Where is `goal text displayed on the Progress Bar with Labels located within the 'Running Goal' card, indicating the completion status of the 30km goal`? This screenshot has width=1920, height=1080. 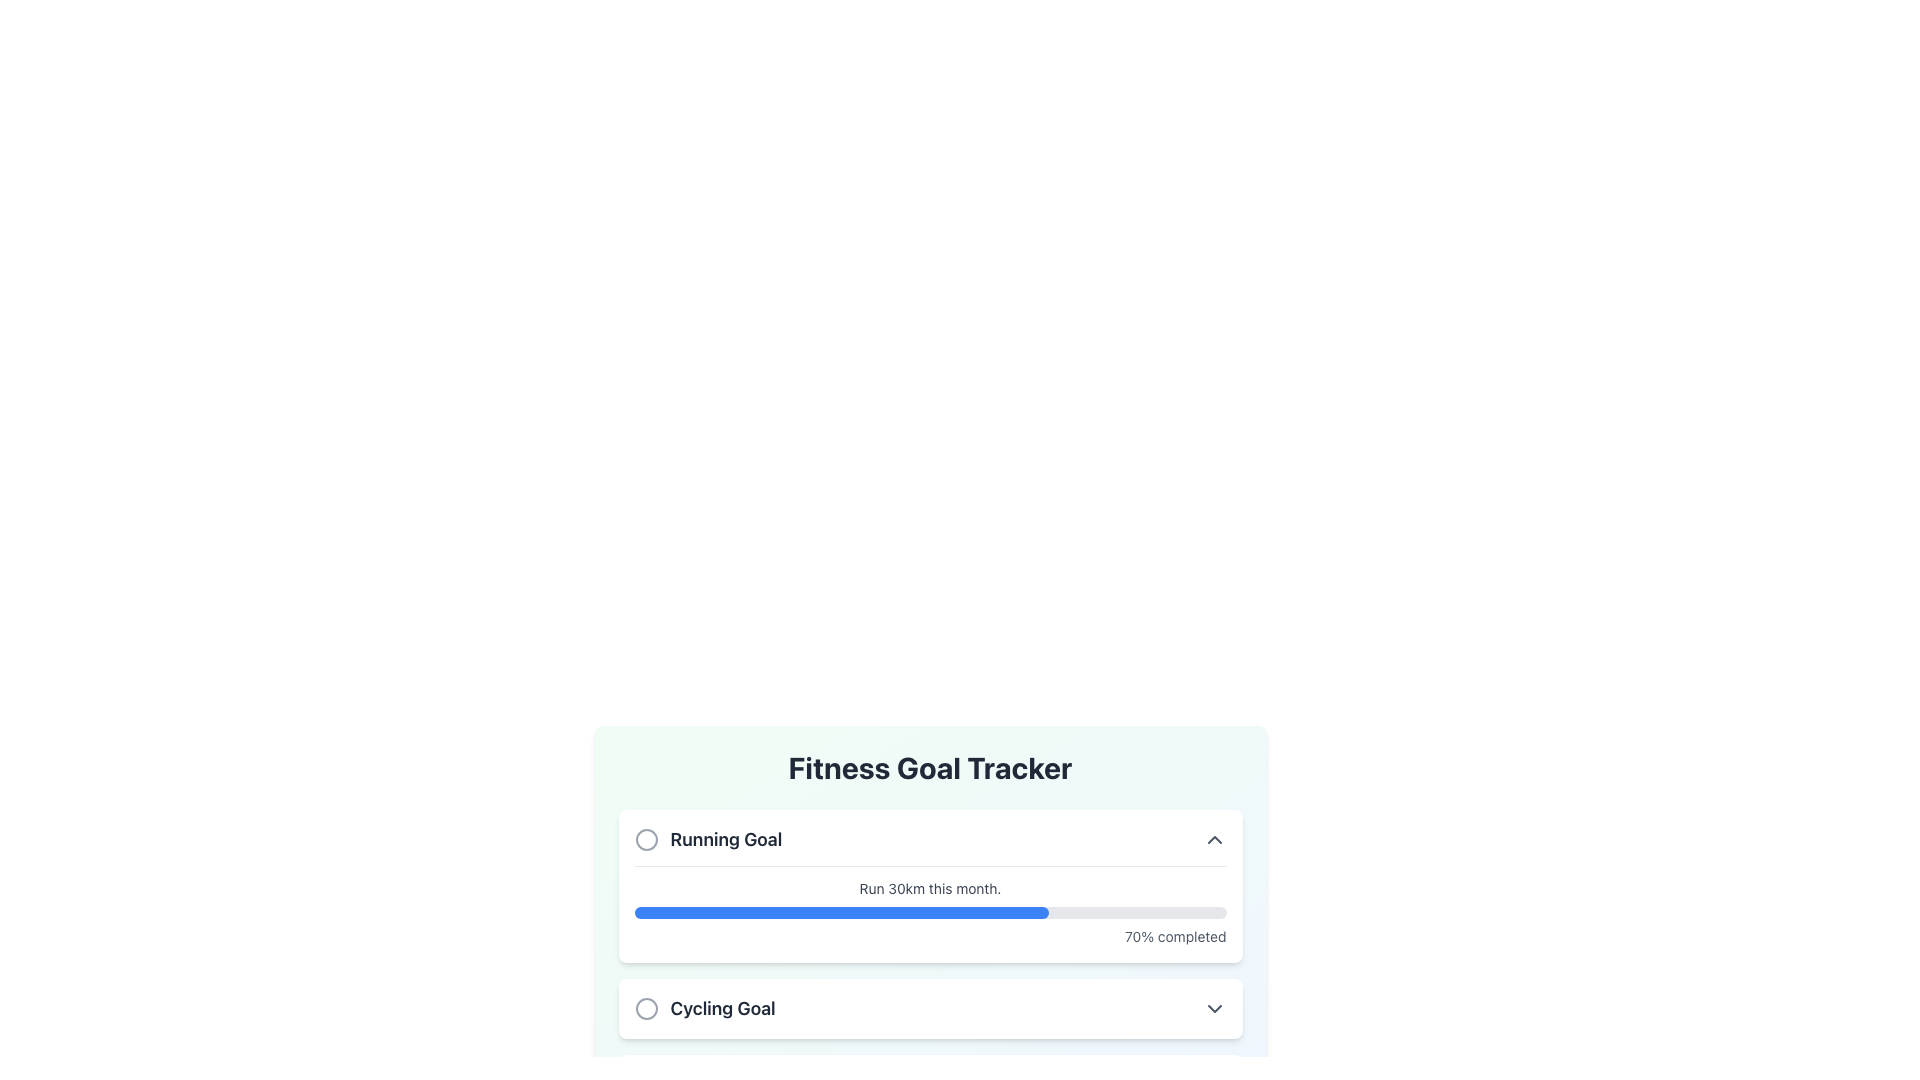
goal text displayed on the Progress Bar with Labels located within the 'Running Goal' card, indicating the completion status of the 30km goal is located at coordinates (929, 906).